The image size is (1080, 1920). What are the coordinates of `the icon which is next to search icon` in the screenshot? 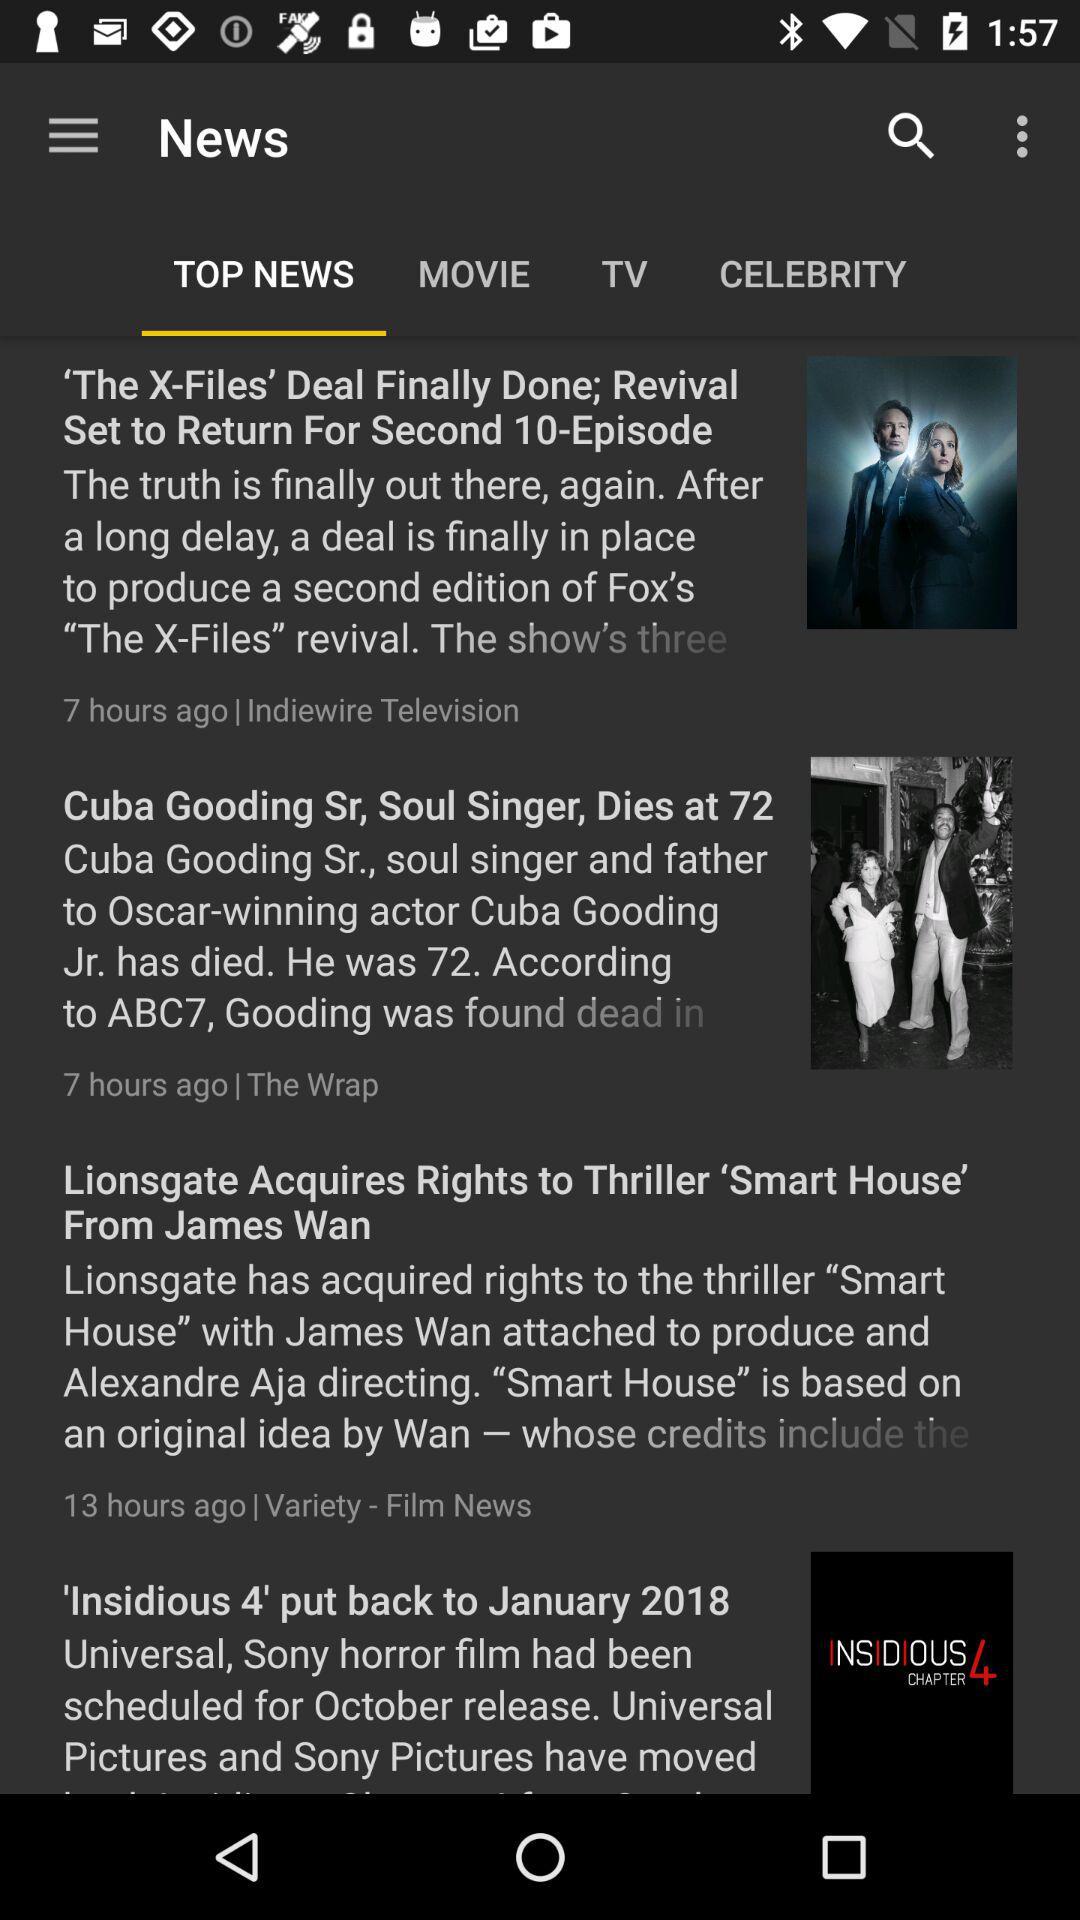 It's located at (1027, 136).